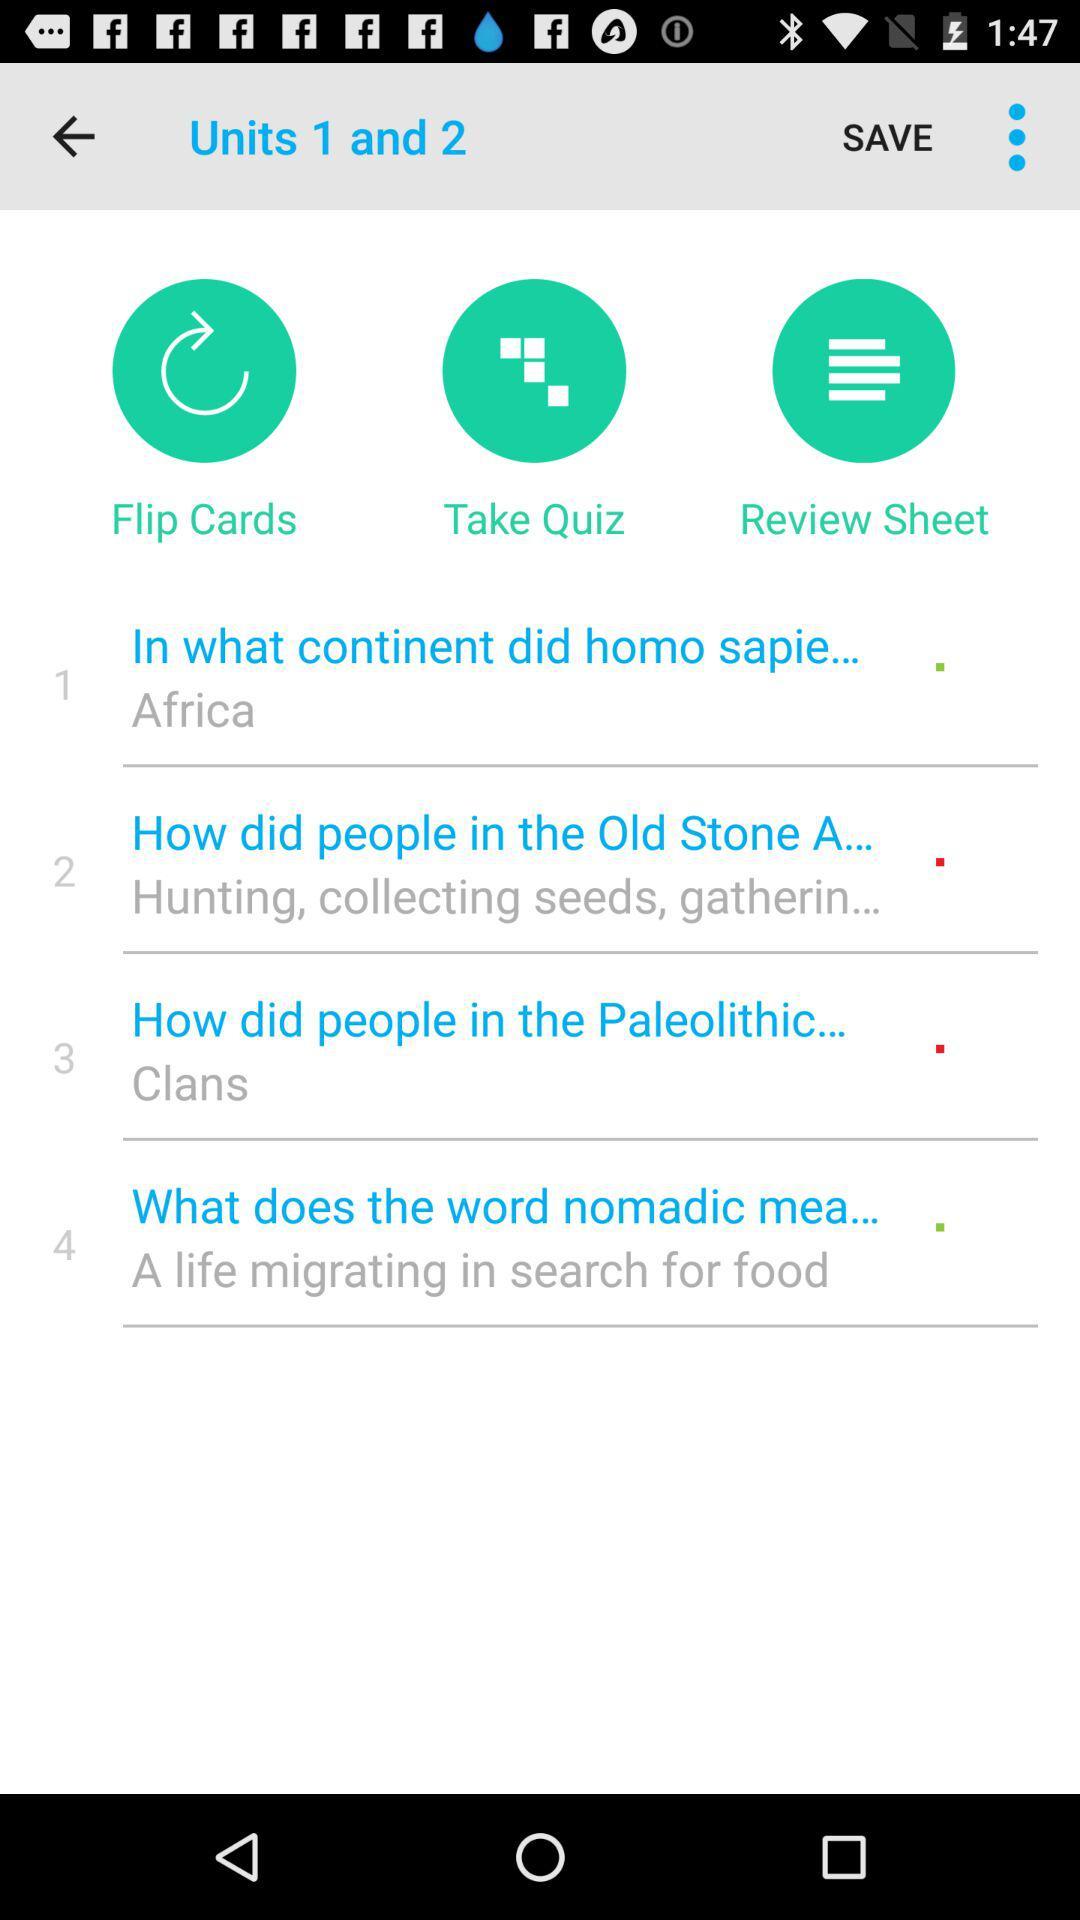 This screenshot has height=1920, width=1080. What do you see at coordinates (505, 708) in the screenshot?
I see `the item next to the 1` at bounding box center [505, 708].